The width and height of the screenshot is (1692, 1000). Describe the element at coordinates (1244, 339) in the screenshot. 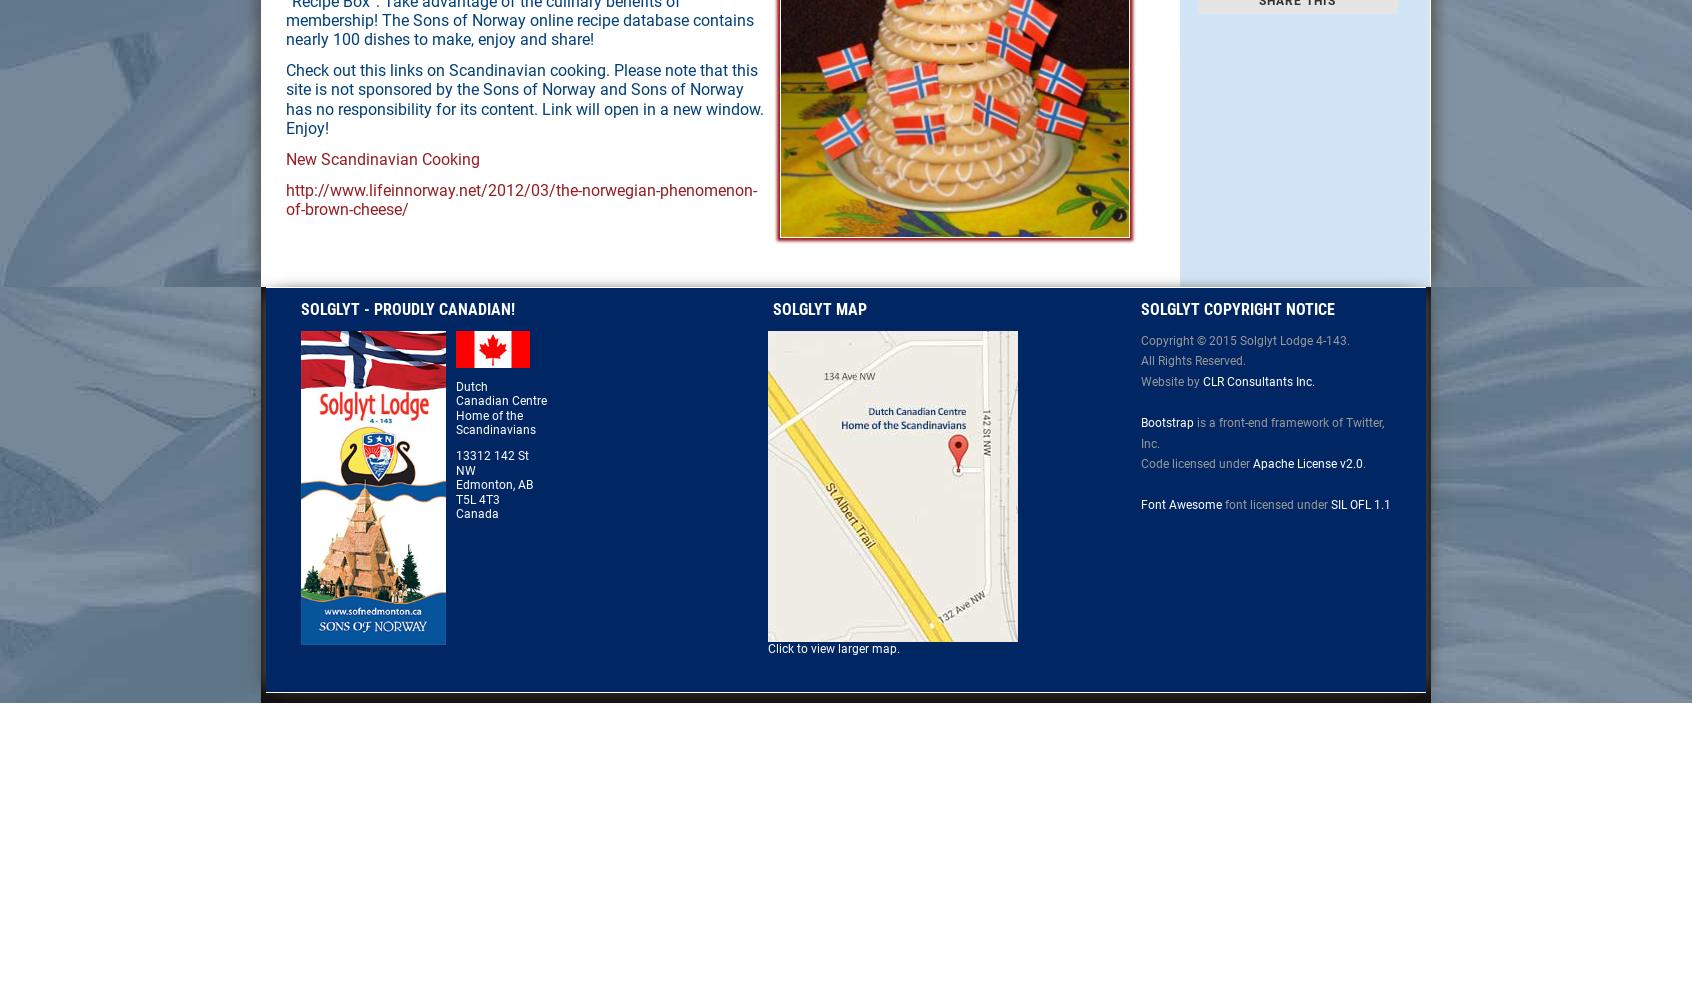

I see `'Copyright © 2015 Solglyt Lodge 4-143.'` at that location.